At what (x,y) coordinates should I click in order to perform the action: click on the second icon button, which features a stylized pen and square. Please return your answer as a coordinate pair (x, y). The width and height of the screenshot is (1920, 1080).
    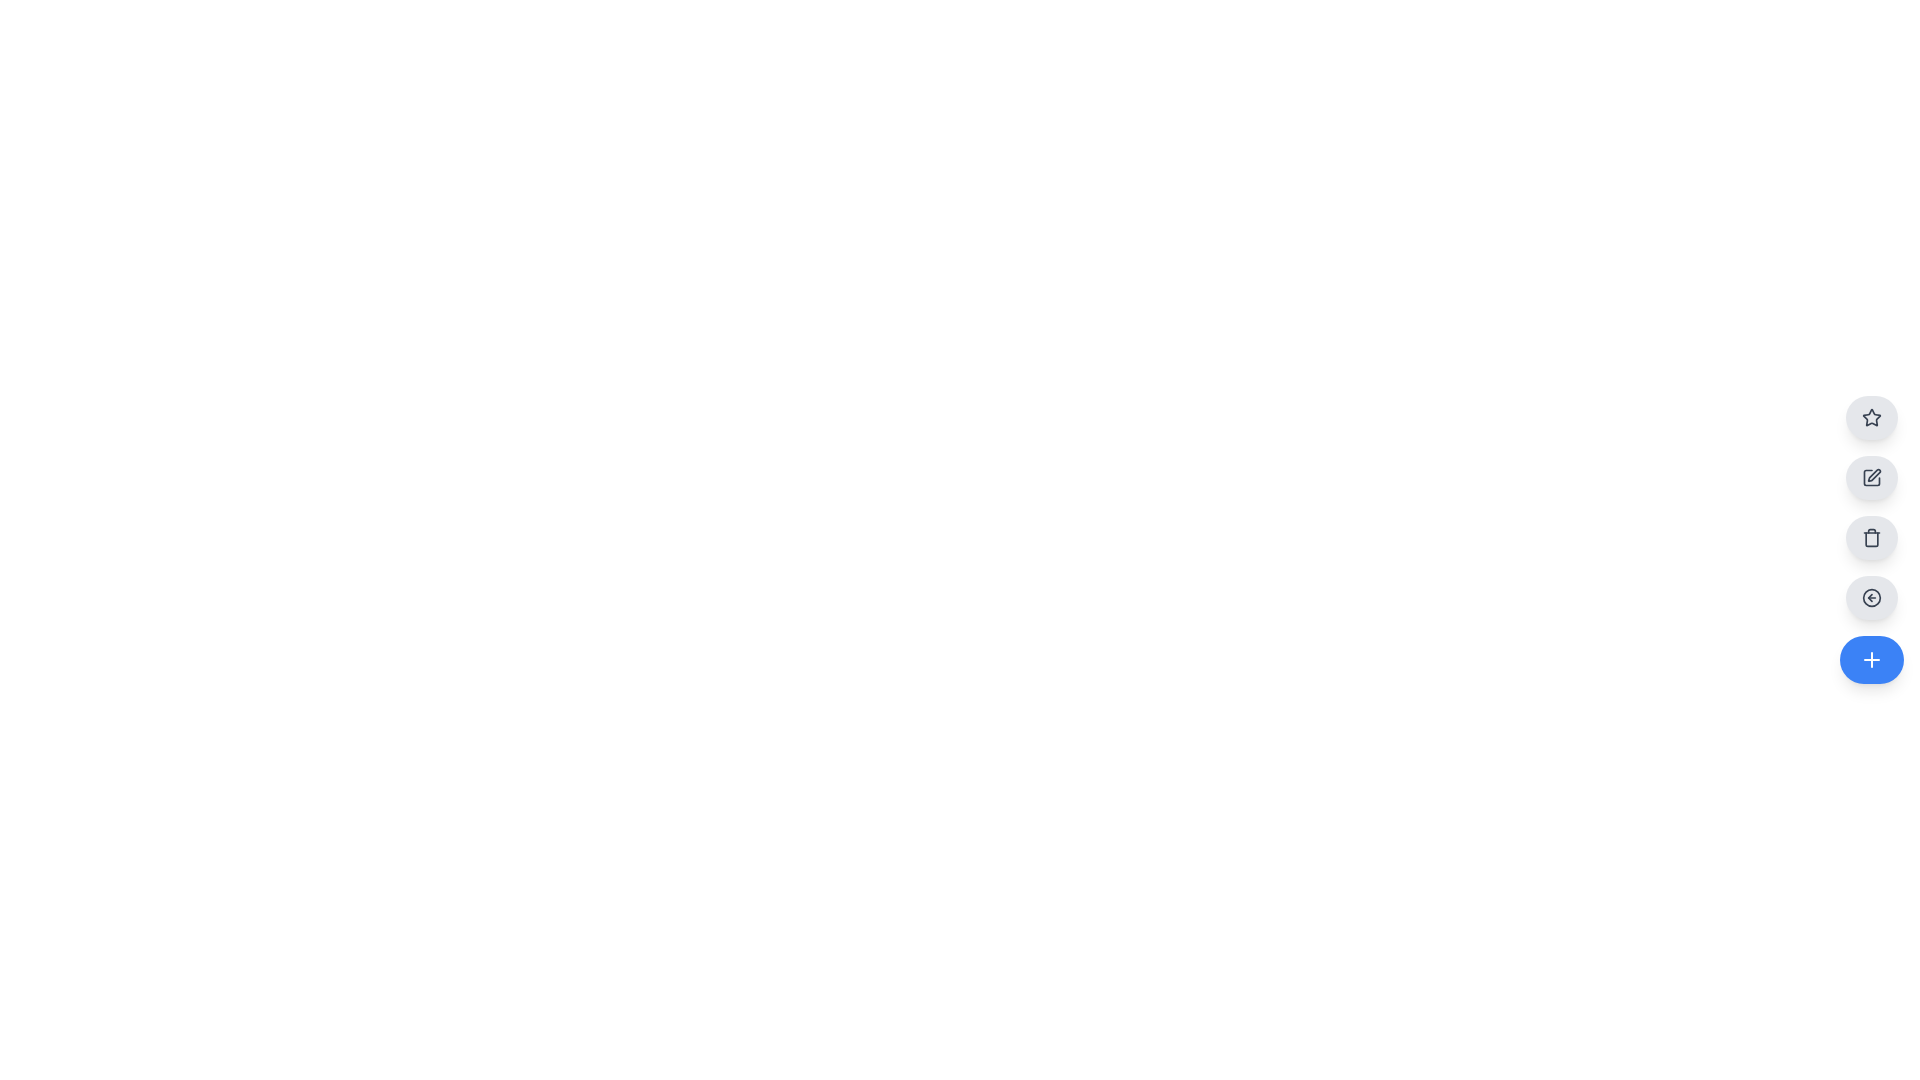
    Looking at the image, I should click on (1873, 475).